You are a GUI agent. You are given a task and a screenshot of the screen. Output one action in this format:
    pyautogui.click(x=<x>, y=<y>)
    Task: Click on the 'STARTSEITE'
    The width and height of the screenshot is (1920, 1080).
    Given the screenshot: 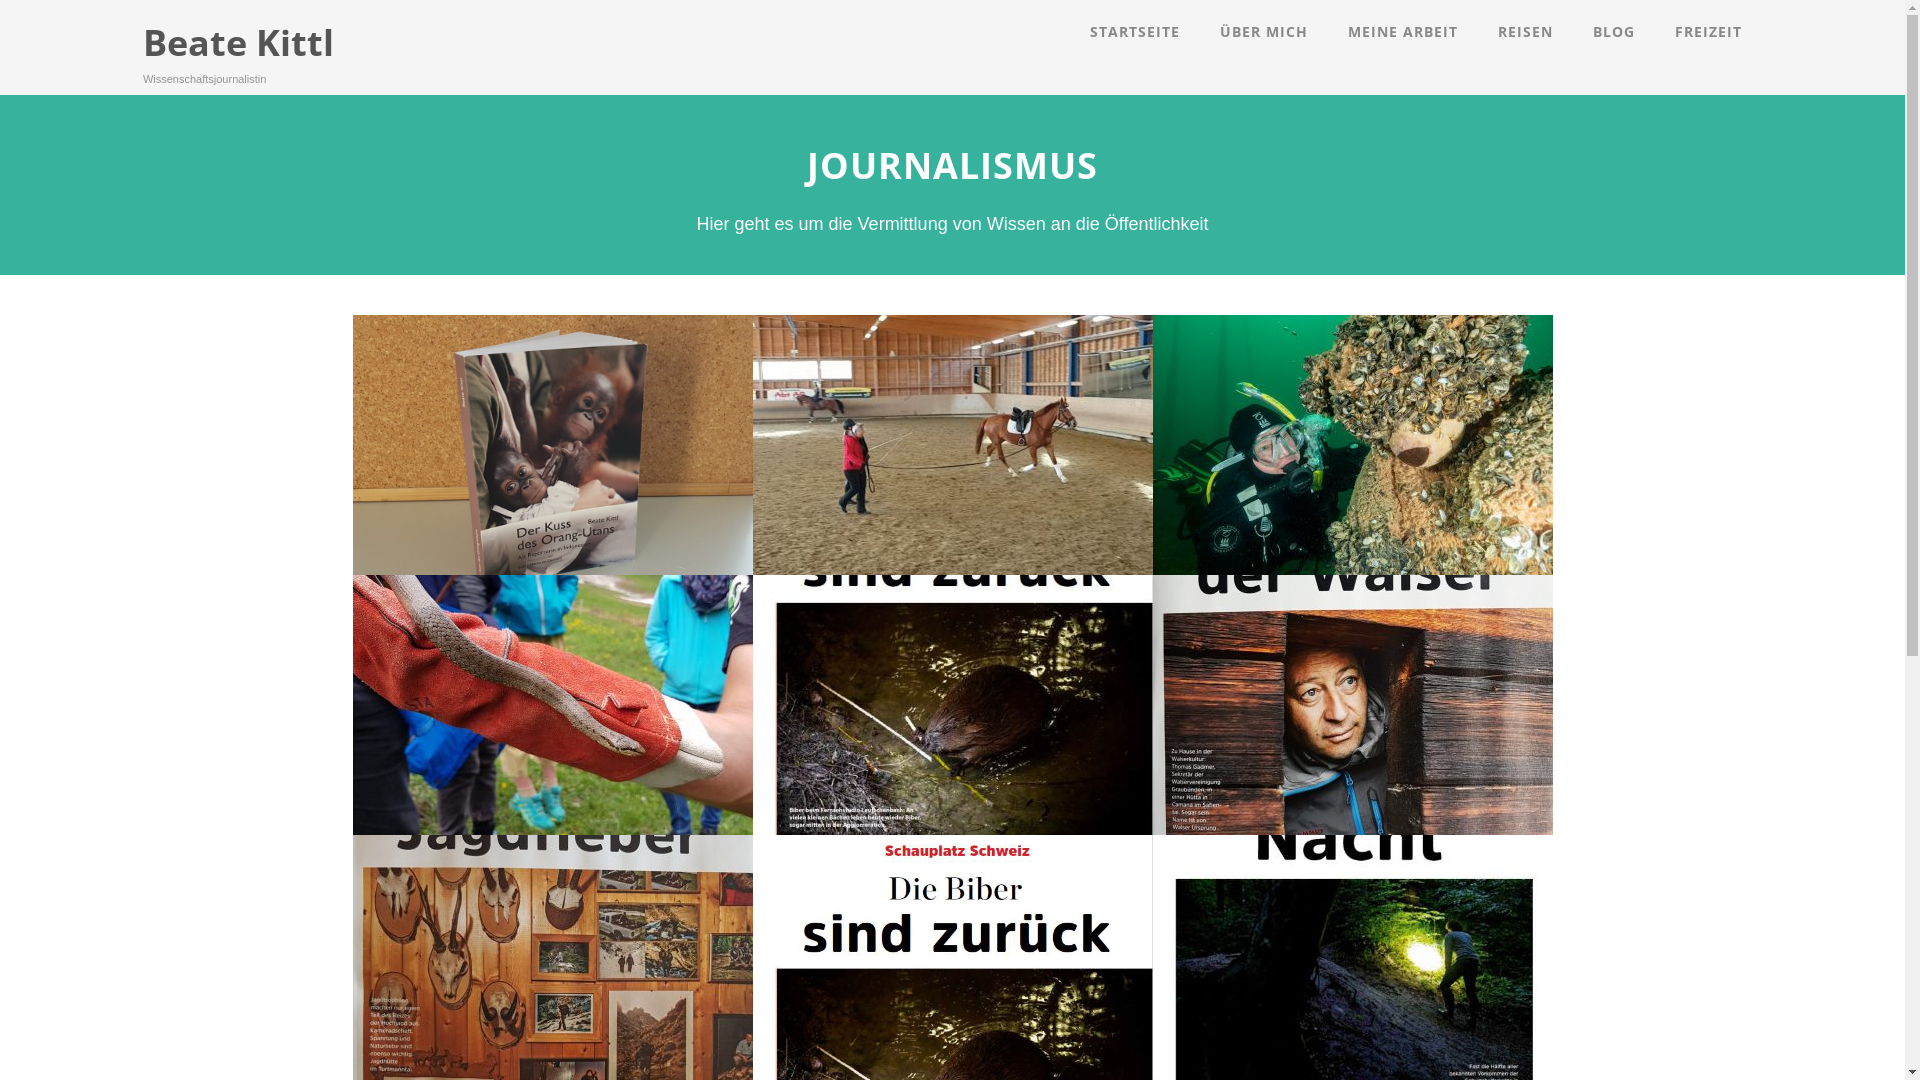 What is the action you would take?
    pyautogui.click(x=1134, y=31)
    